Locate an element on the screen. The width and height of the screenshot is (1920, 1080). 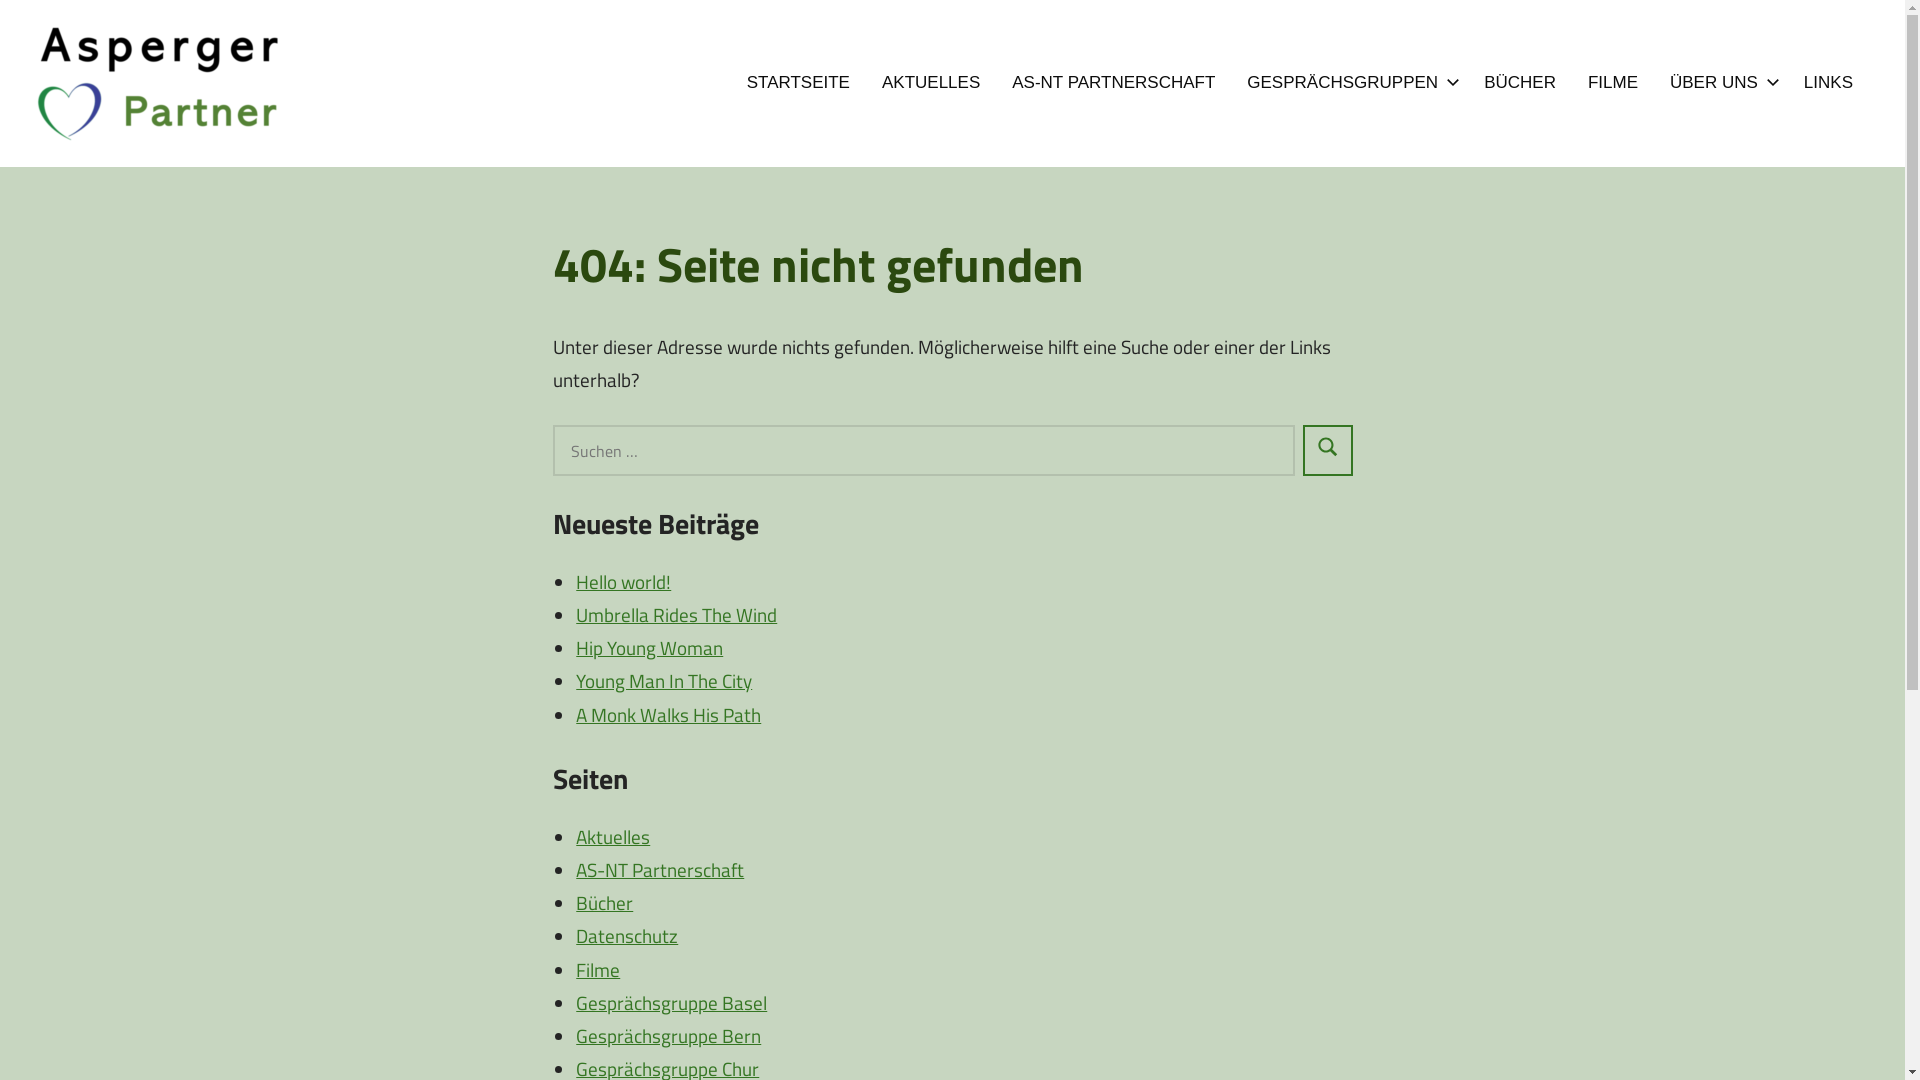
'Young Man In The City' is located at coordinates (663, 679).